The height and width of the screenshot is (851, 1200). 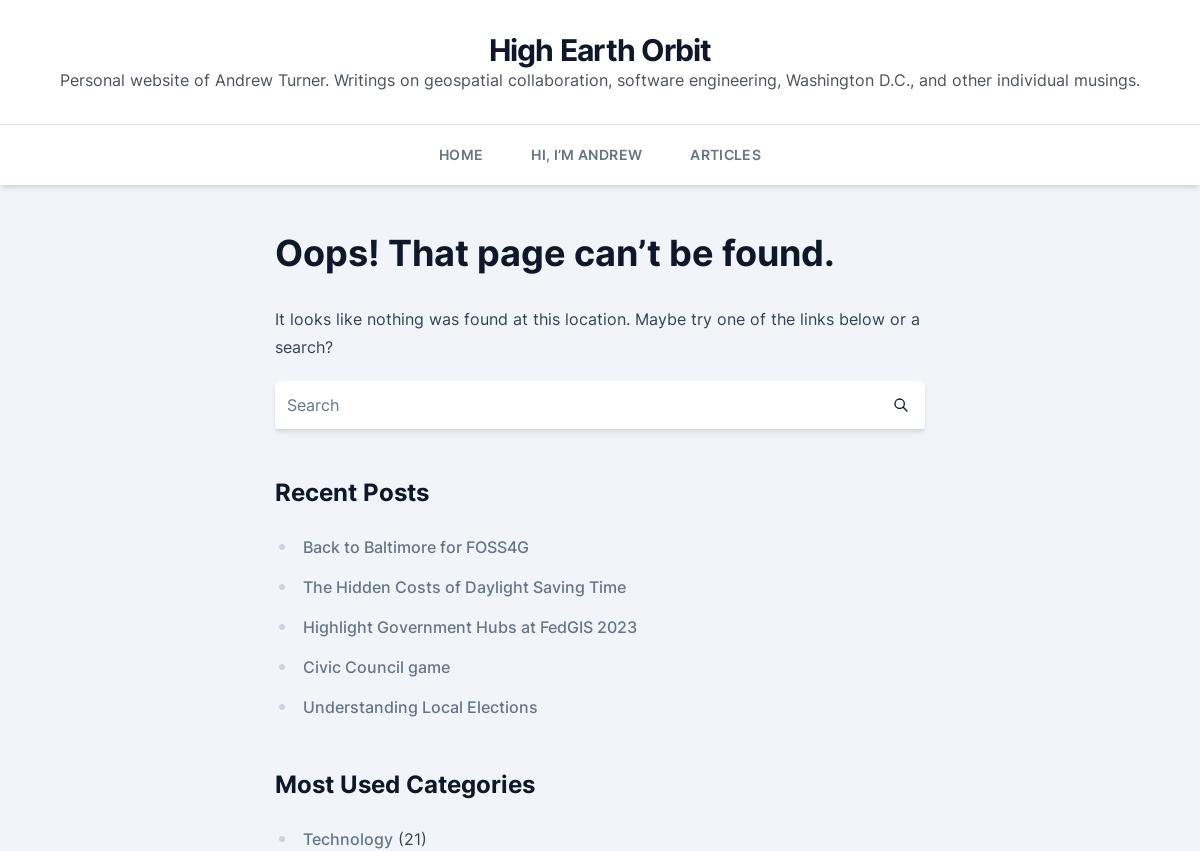 I want to click on 'Recent Posts', so click(x=351, y=490).